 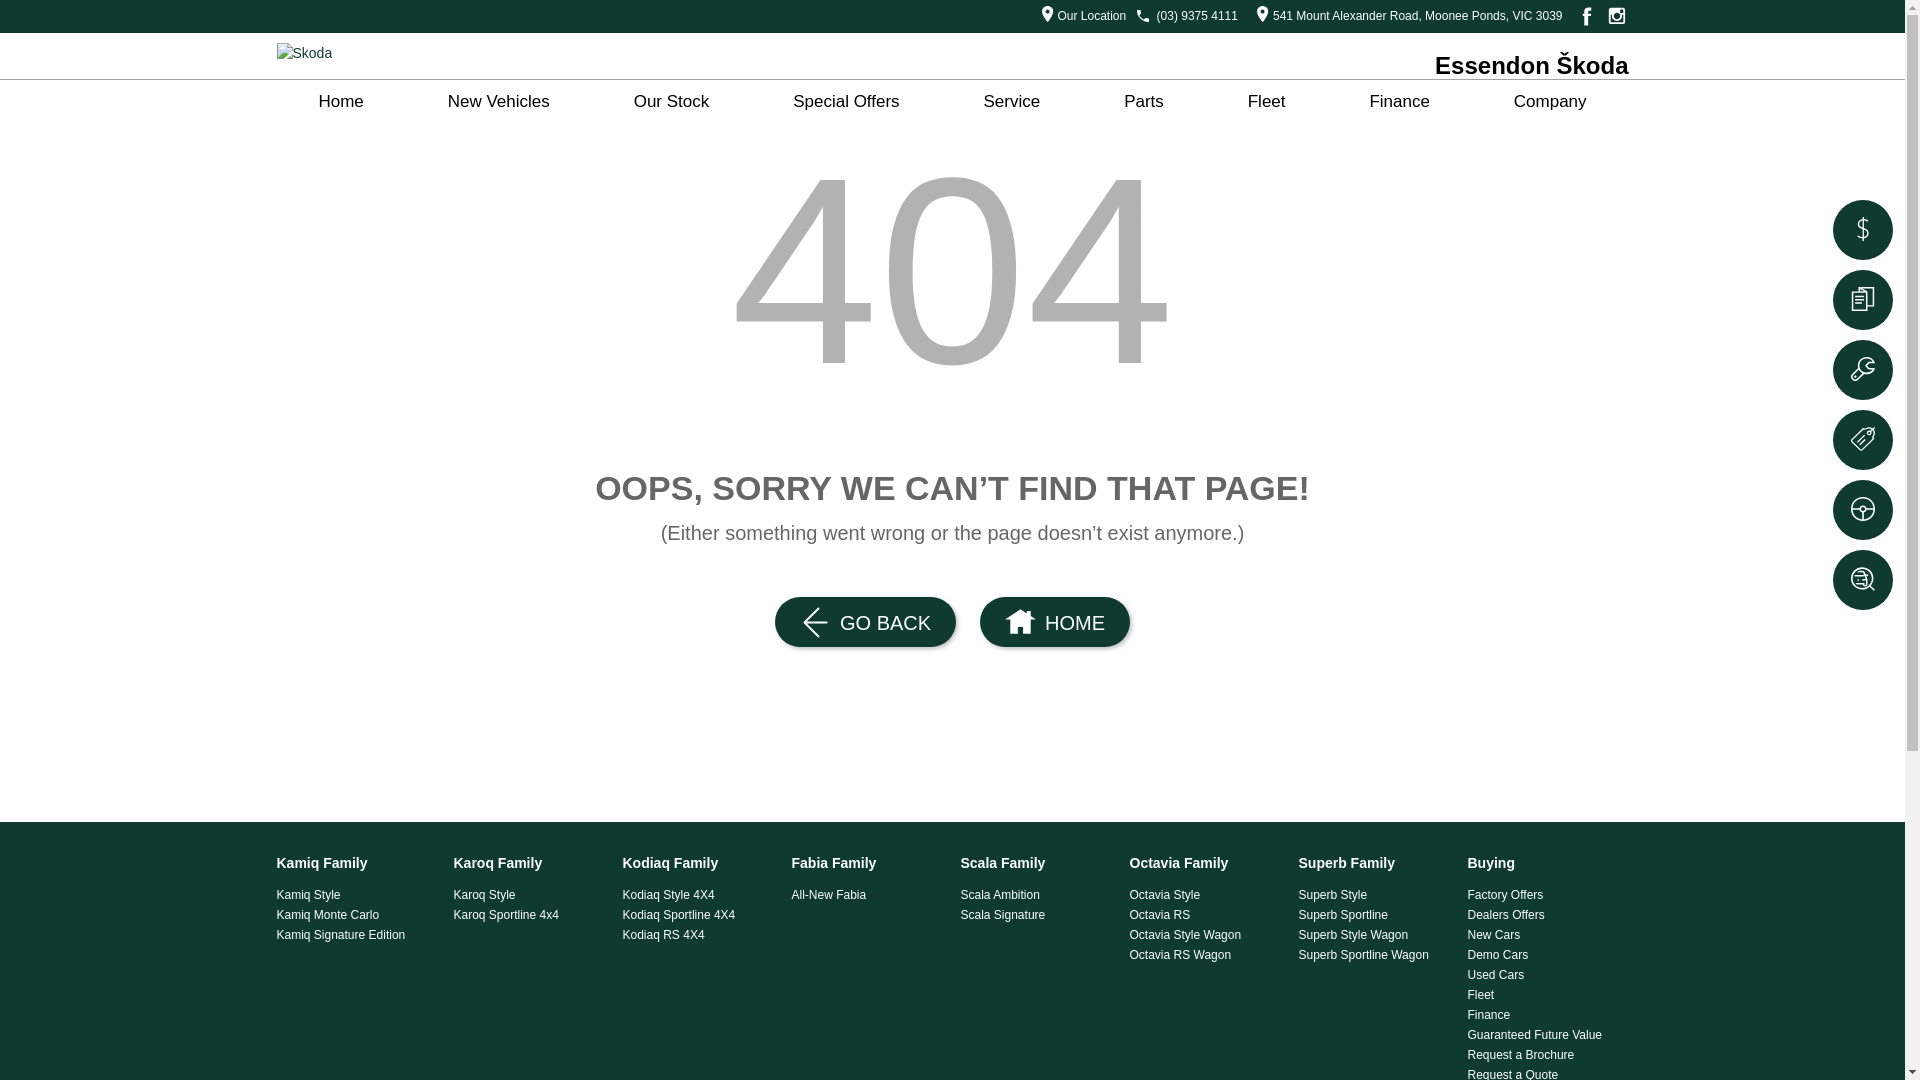 I want to click on 'Instagram', so click(x=1603, y=15).